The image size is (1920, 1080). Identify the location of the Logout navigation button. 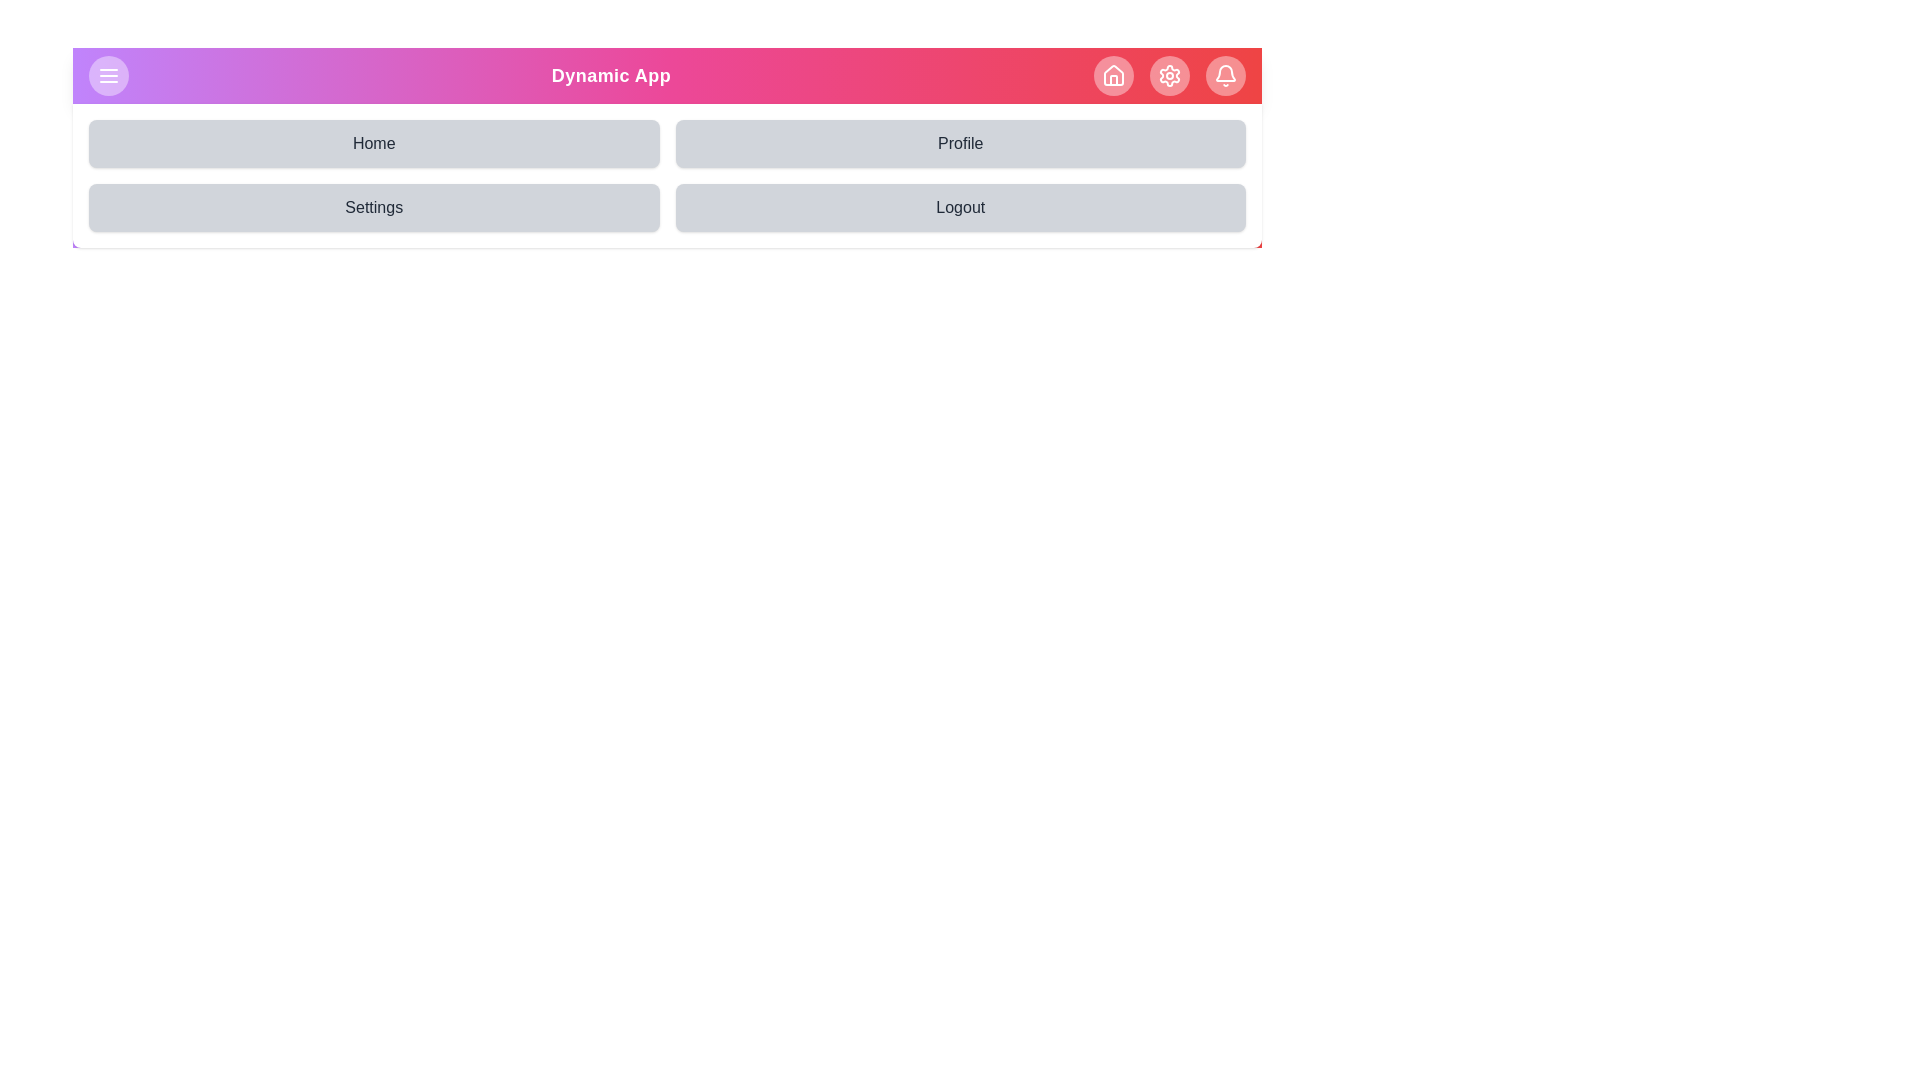
(960, 208).